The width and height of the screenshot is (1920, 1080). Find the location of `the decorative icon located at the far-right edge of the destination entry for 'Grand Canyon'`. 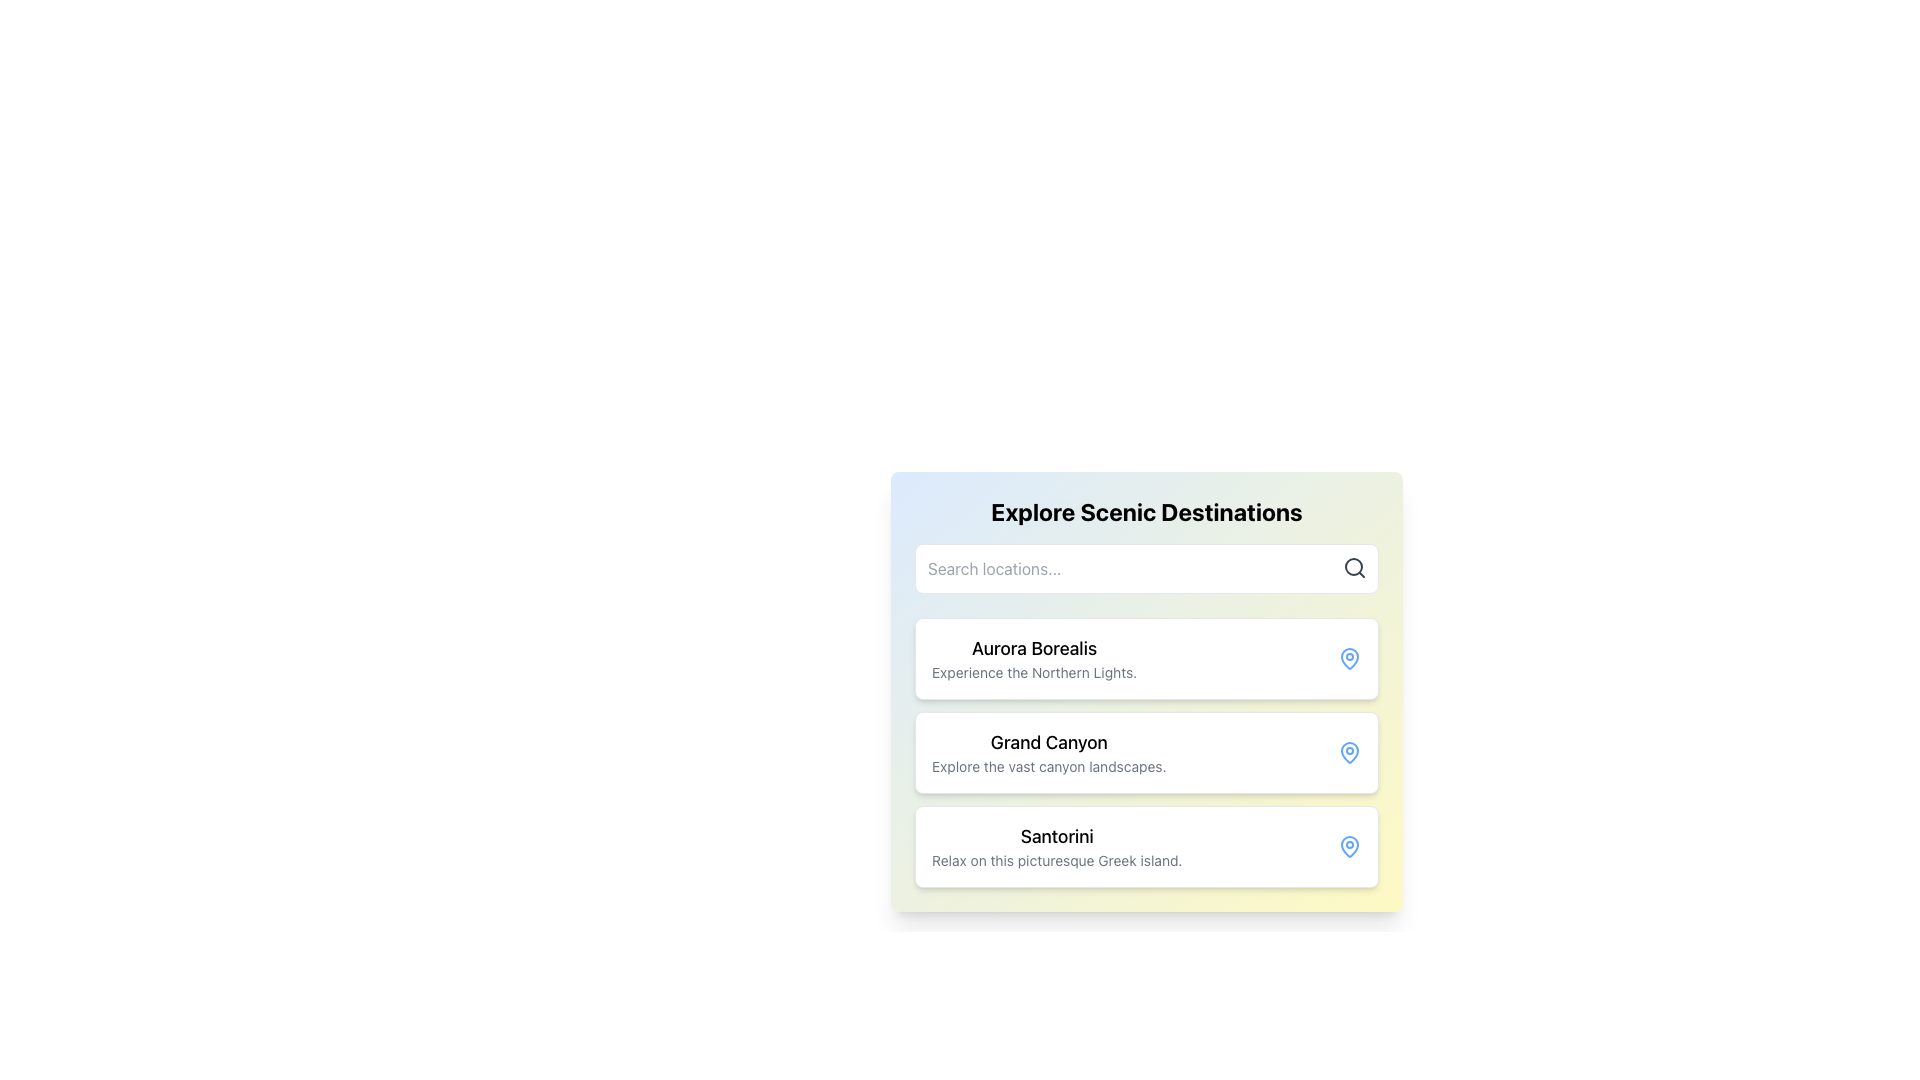

the decorative icon located at the far-right edge of the destination entry for 'Grand Canyon' is located at coordinates (1349, 658).